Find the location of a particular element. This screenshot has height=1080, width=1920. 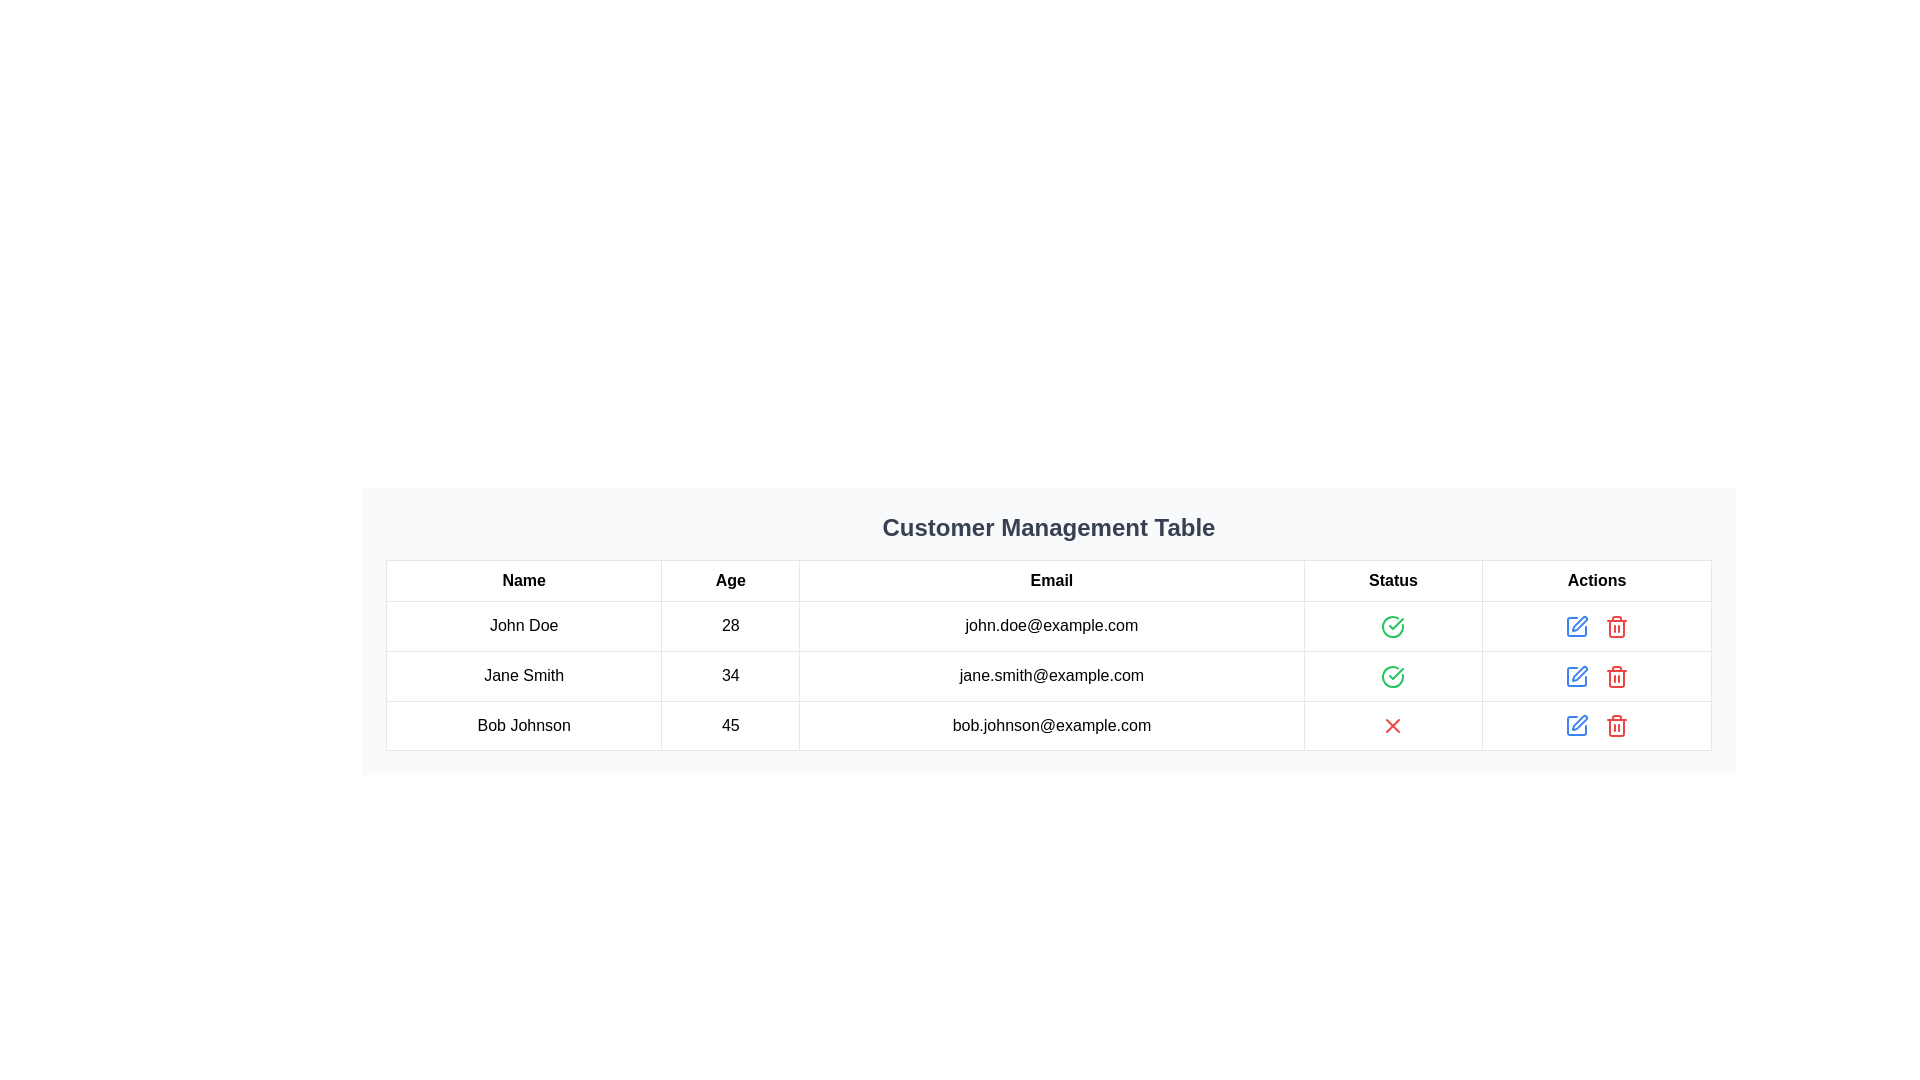

the edit icon located in the 'Actions' column of the first row in the table is located at coordinates (1578, 622).